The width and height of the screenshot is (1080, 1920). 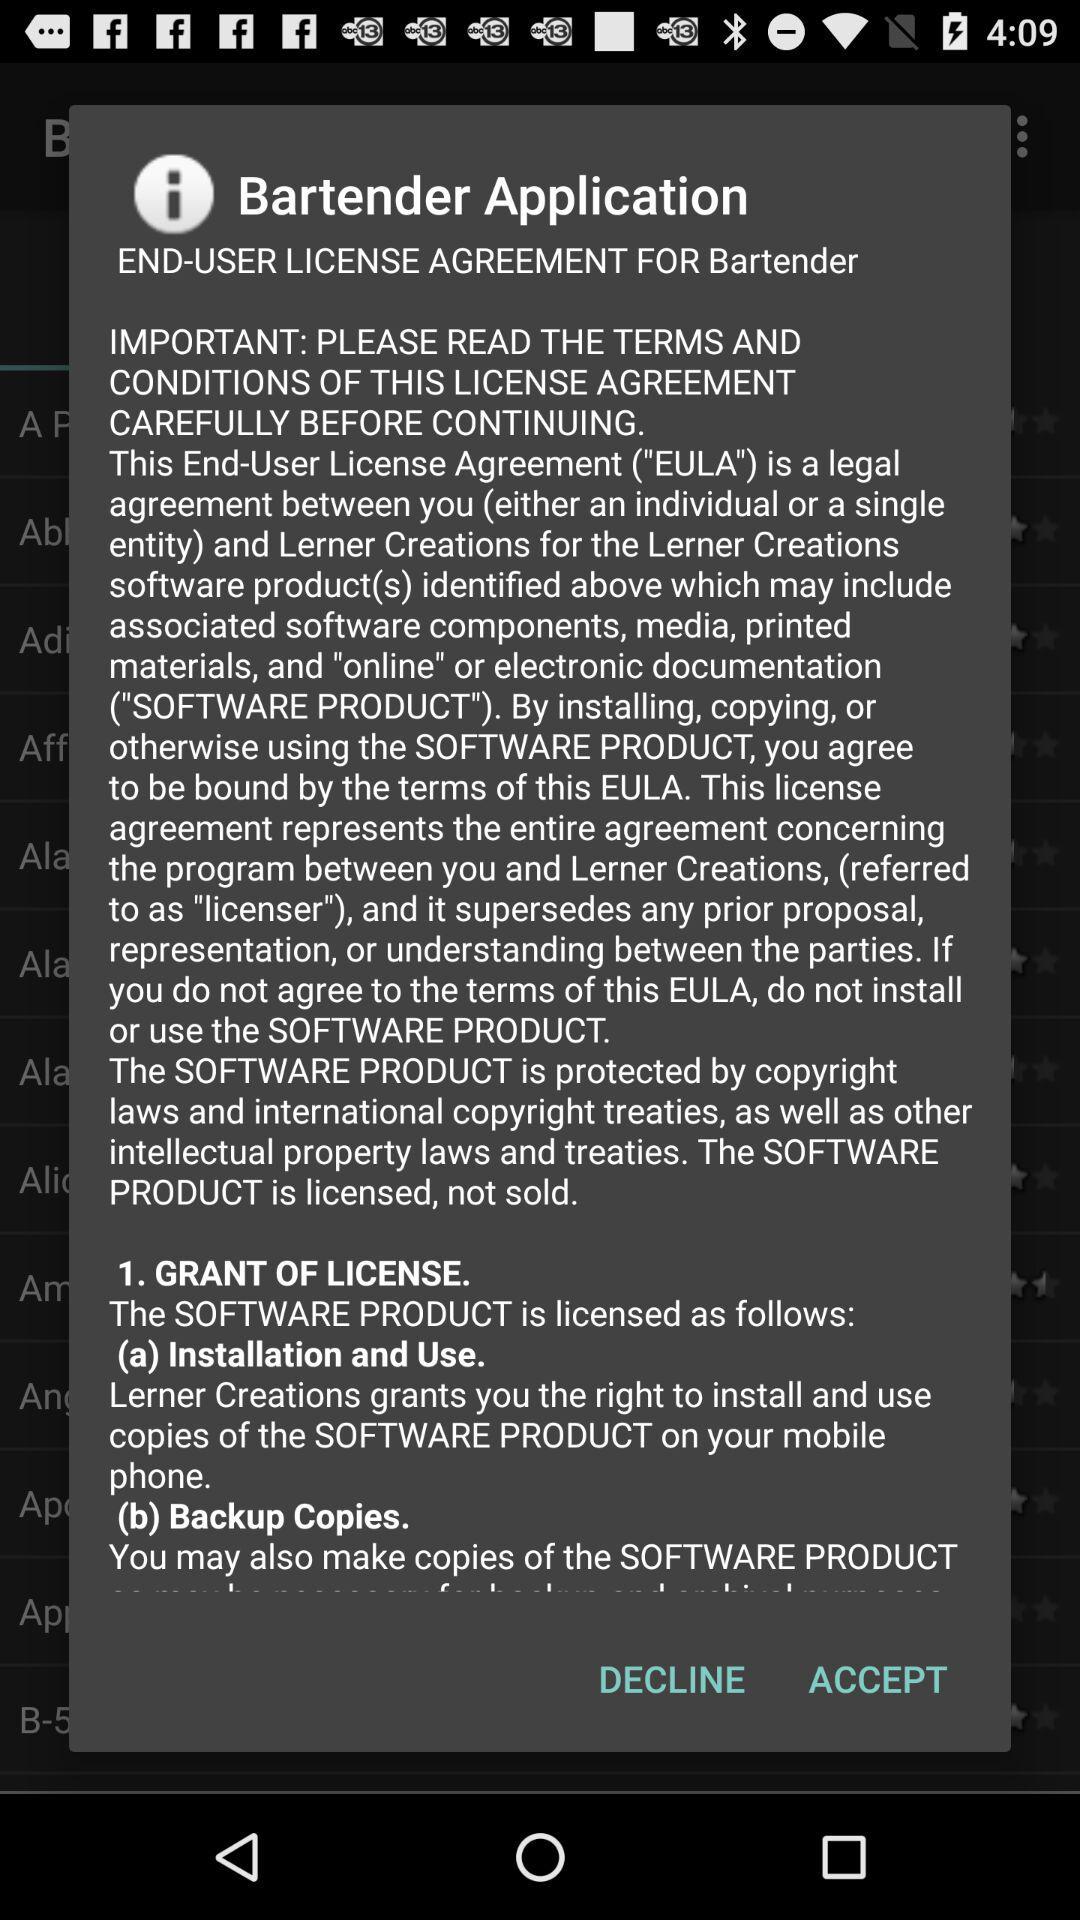 What do you see at coordinates (877, 1678) in the screenshot?
I see `accept` at bounding box center [877, 1678].